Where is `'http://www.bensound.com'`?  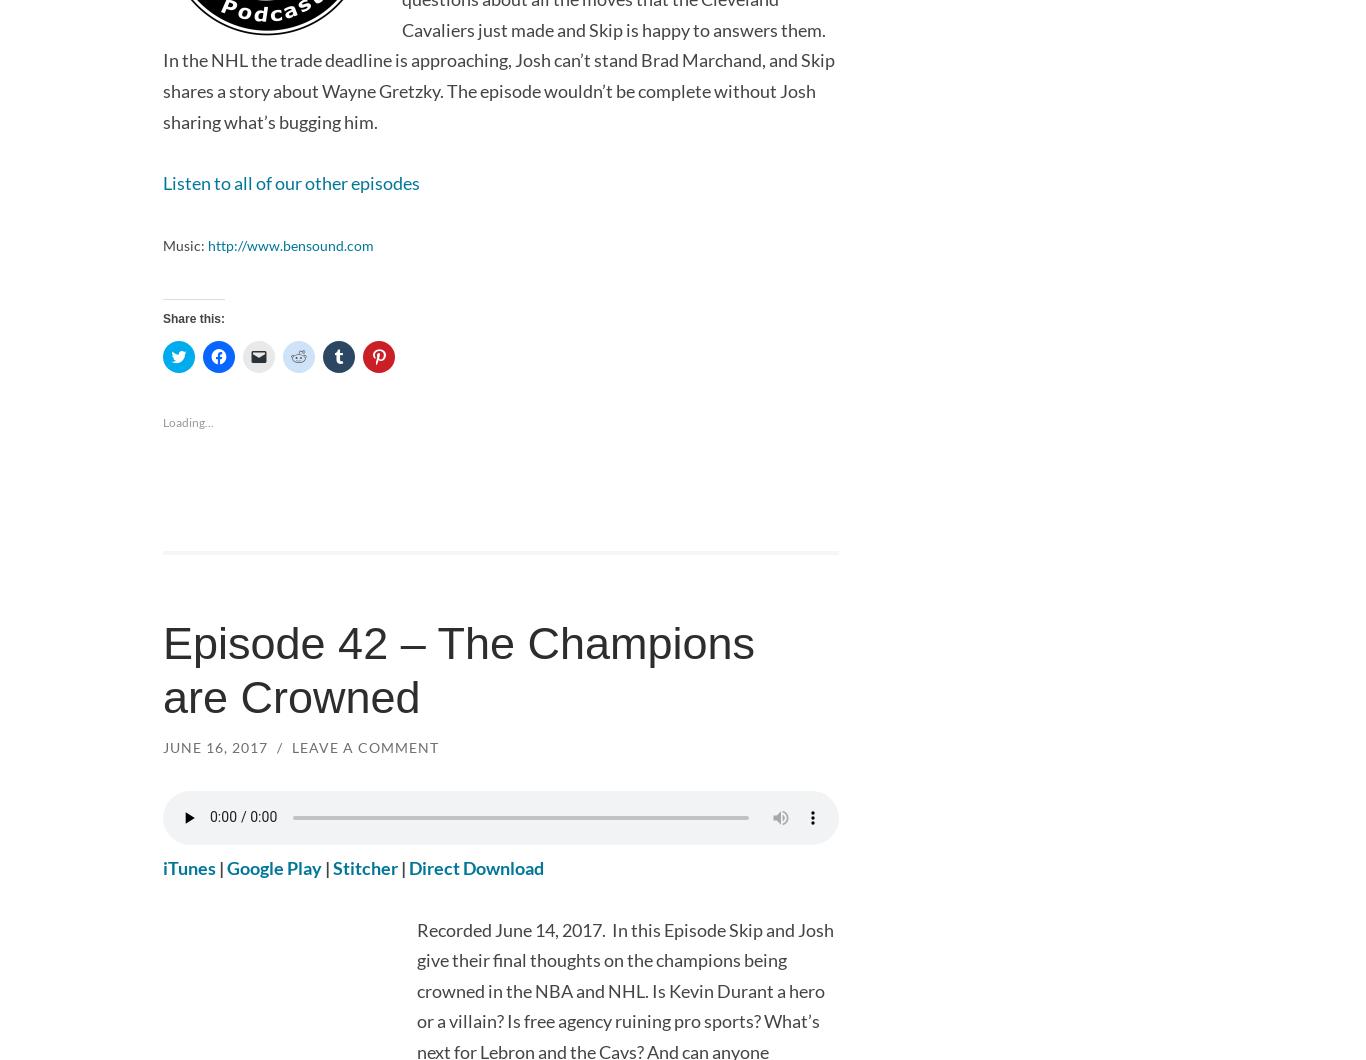 'http://www.bensound.com' is located at coordinates (290, 243).